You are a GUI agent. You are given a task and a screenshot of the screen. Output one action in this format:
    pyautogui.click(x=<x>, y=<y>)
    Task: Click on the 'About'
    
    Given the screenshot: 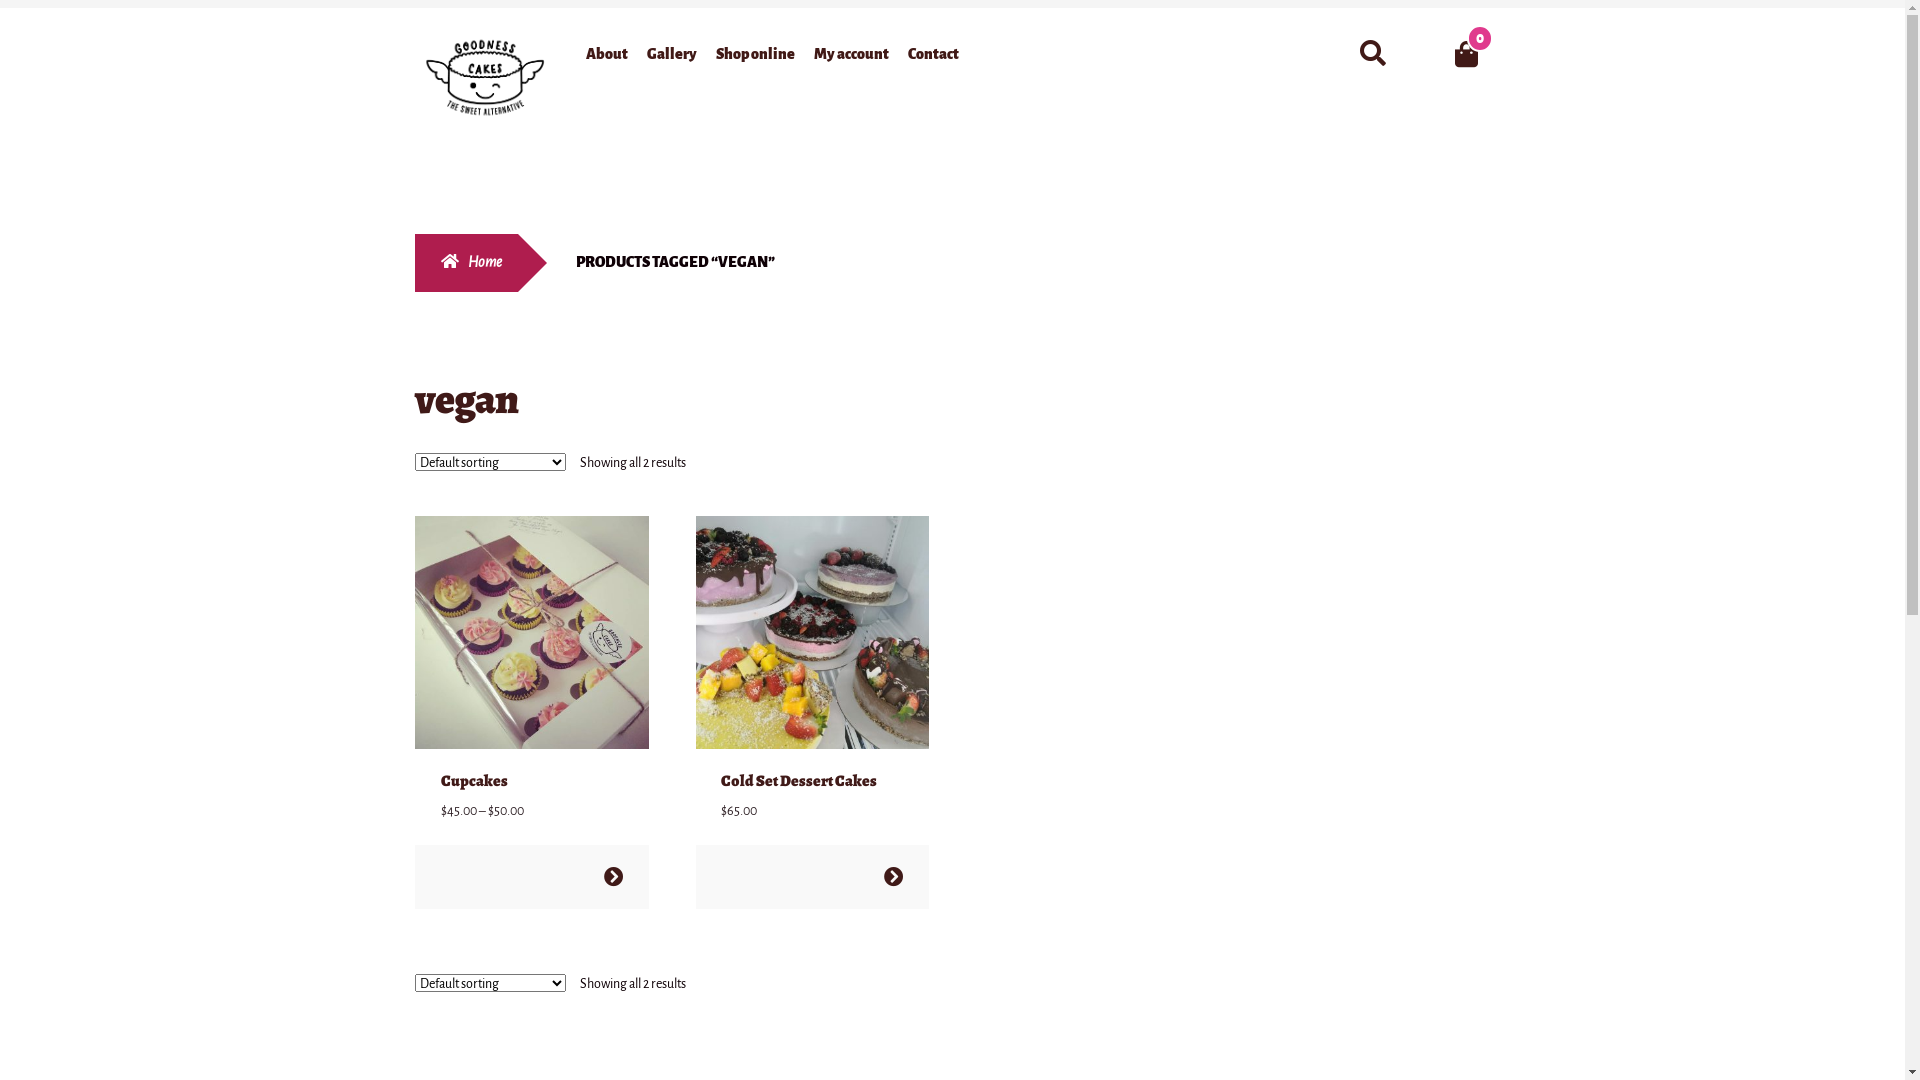 What is the action you would take?
    pyautogui.click(x=605, y=56)
    